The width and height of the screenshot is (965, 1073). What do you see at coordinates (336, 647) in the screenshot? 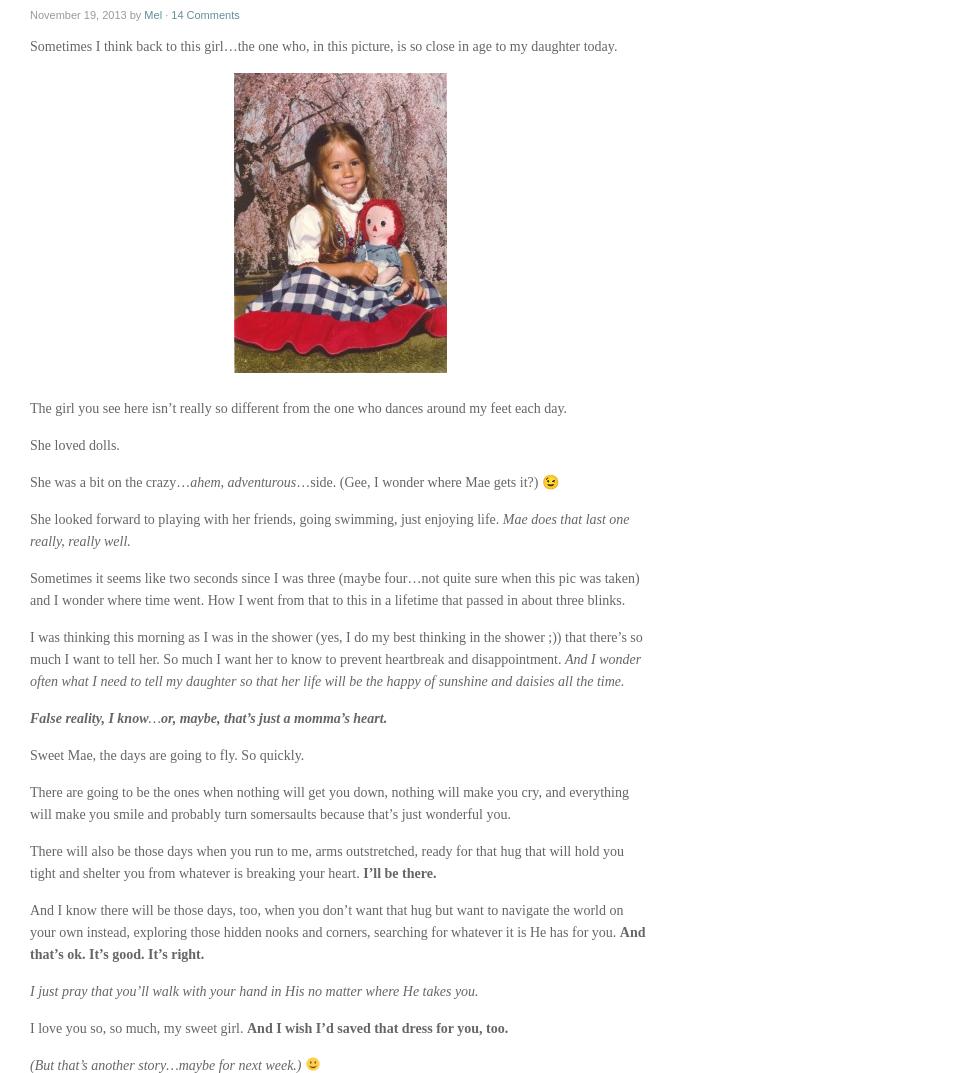
I see `'I was thinking this morning as I was in the shower (yes, I do my best thinking in the shower ;)) that there’s so much I want to tell her. So much I want her to know to prevent heartbreak and disappointment.'` at bounding box center [336, 647].